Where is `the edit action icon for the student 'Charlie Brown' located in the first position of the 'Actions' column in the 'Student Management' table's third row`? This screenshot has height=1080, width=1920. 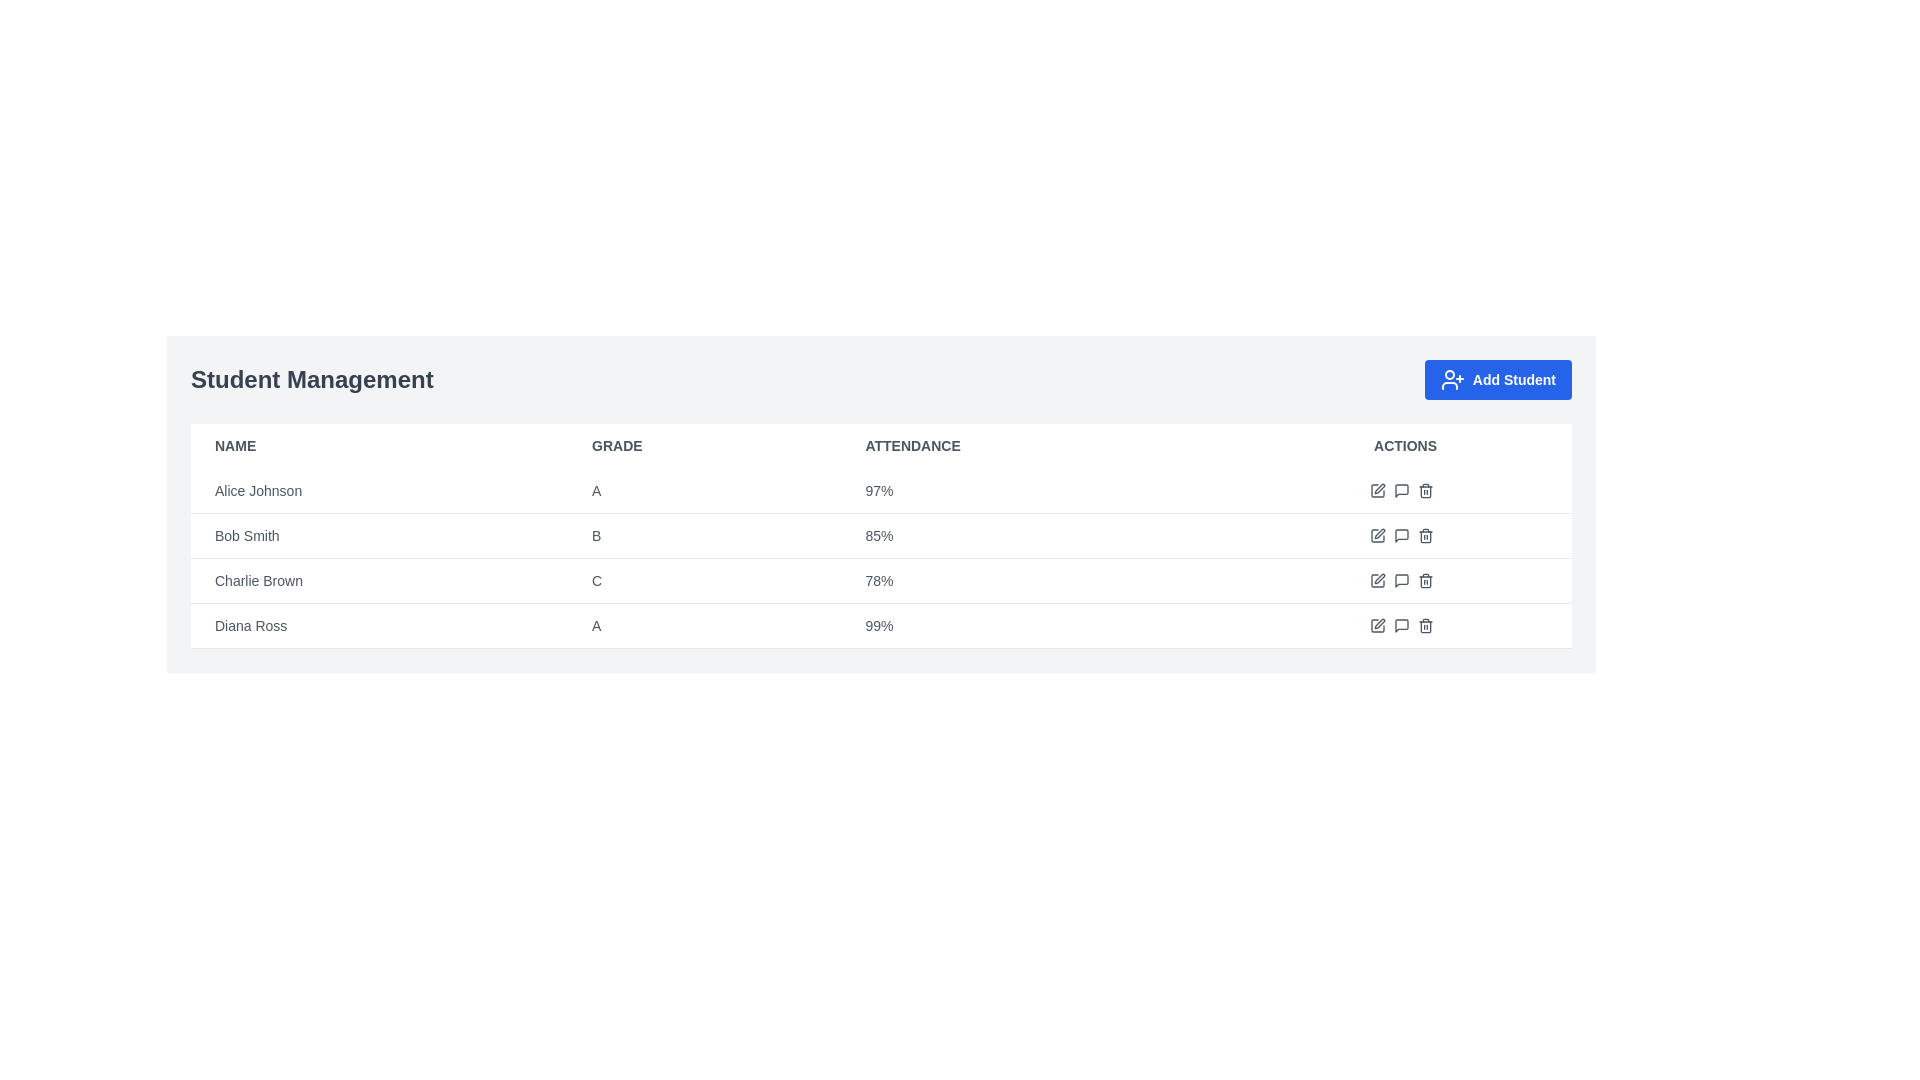 the edit action icon for the student 'Charlie Brown' located in the first position of the 'Actions' column in the 'Student Management' table's third row is located at coordinates (1376, 581).